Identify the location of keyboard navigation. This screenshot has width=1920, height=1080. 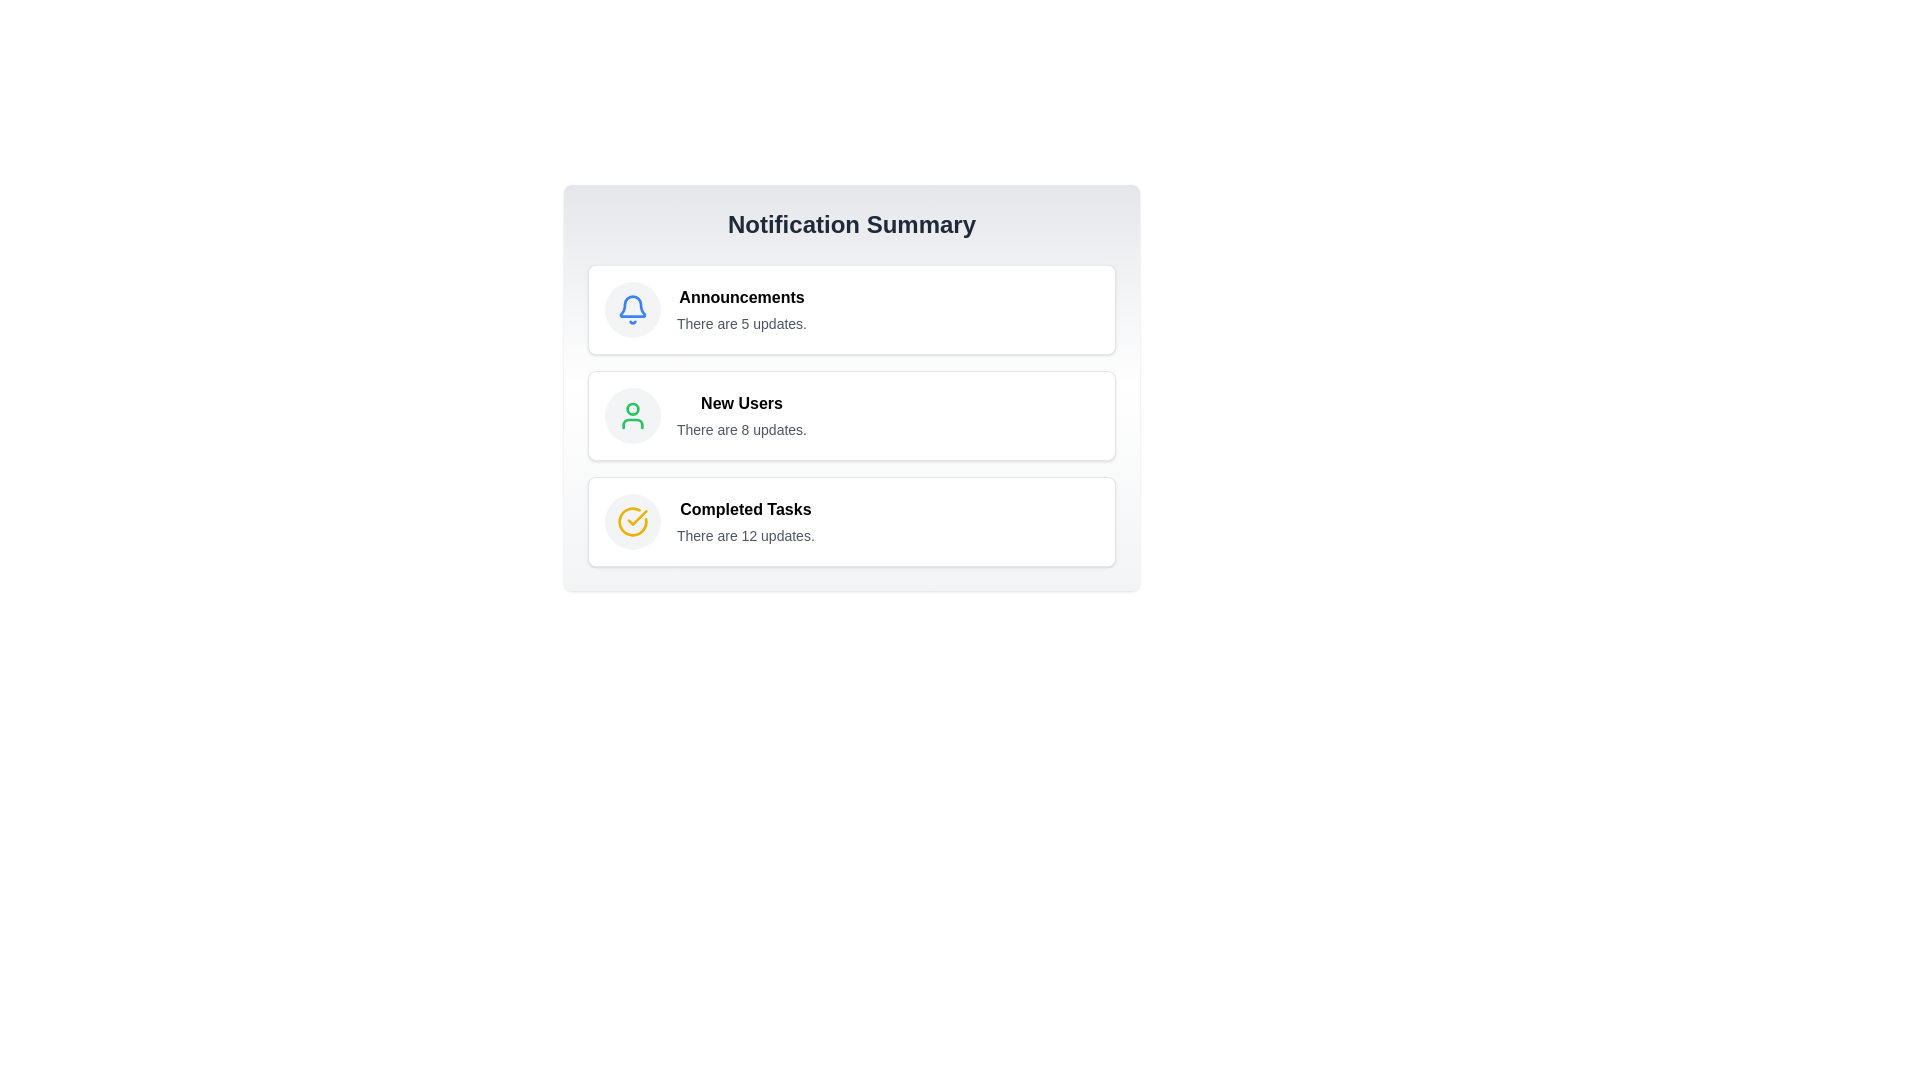
(851, 520).